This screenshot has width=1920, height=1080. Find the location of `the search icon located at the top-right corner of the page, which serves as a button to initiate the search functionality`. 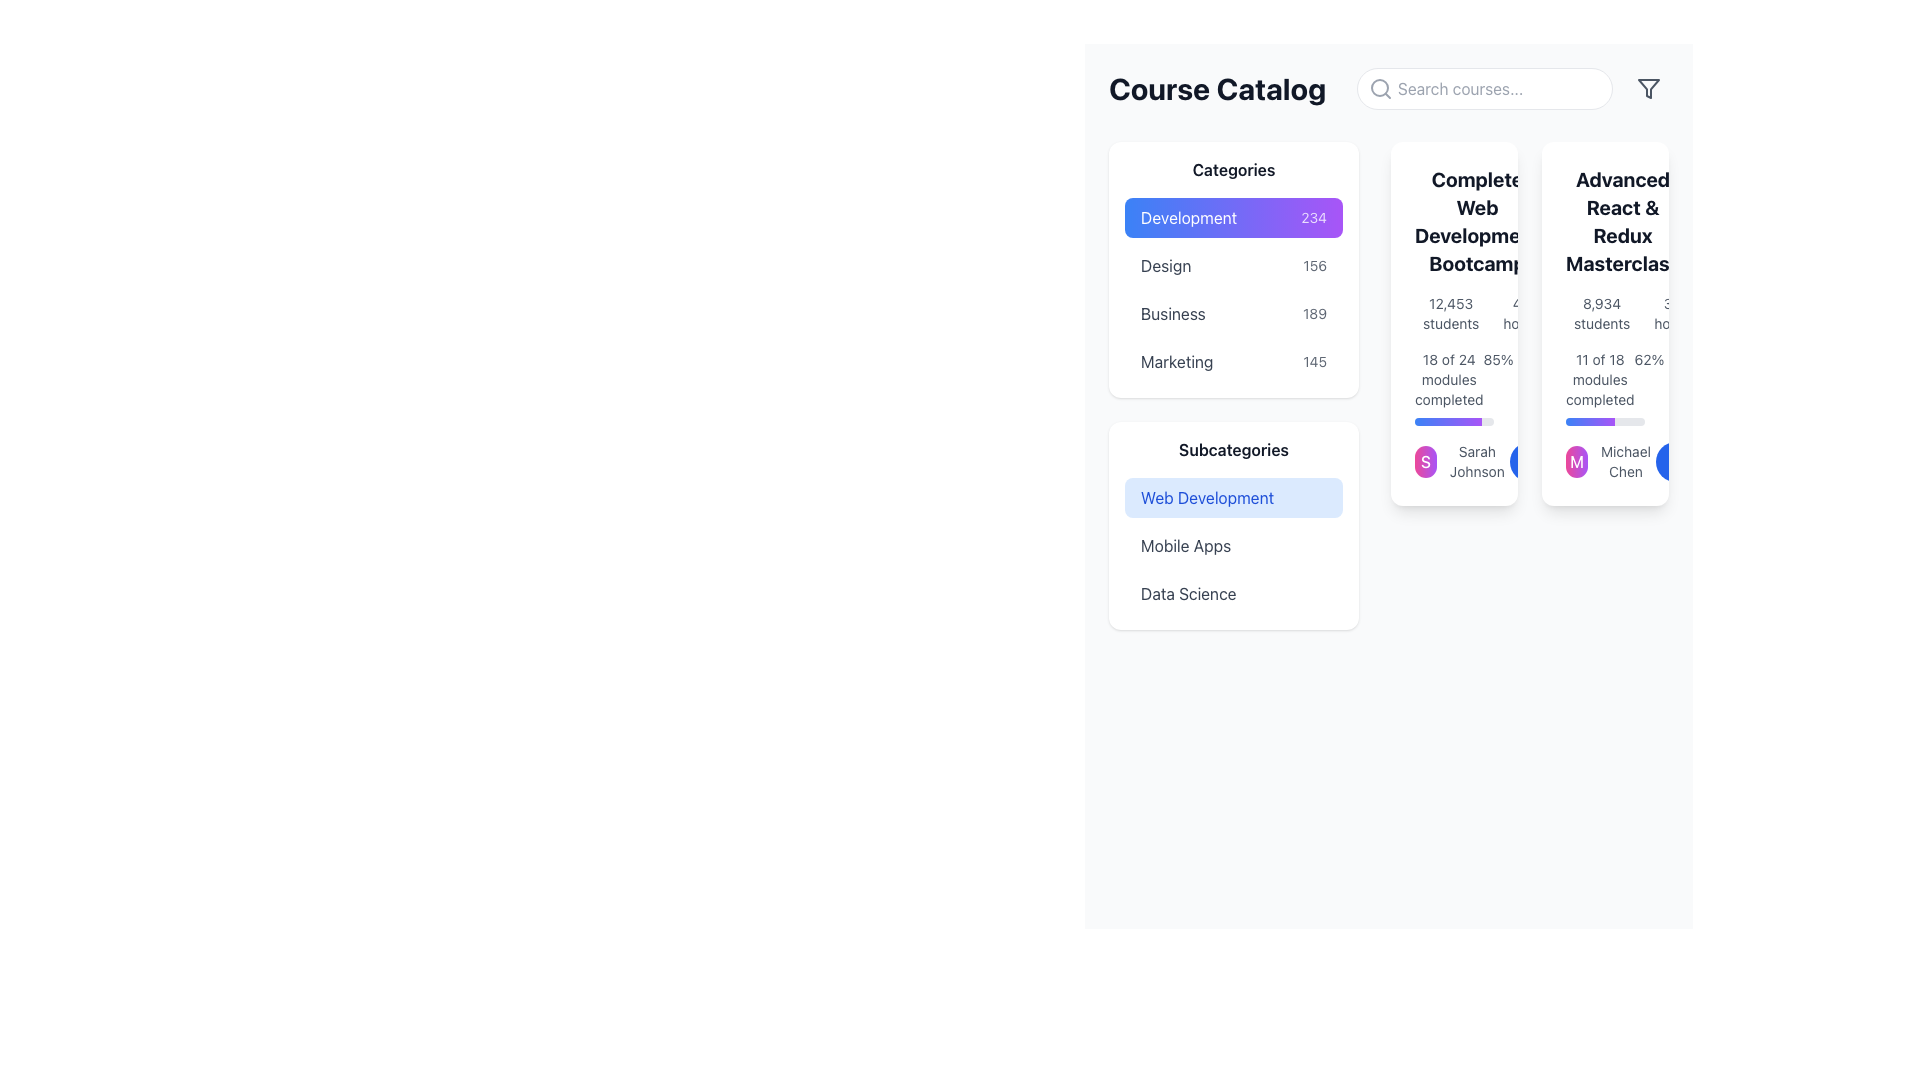

the search icon located at the top-right corner of the page, which serves as a button to initiate the search functionality is located at coordinates (1380, 87).